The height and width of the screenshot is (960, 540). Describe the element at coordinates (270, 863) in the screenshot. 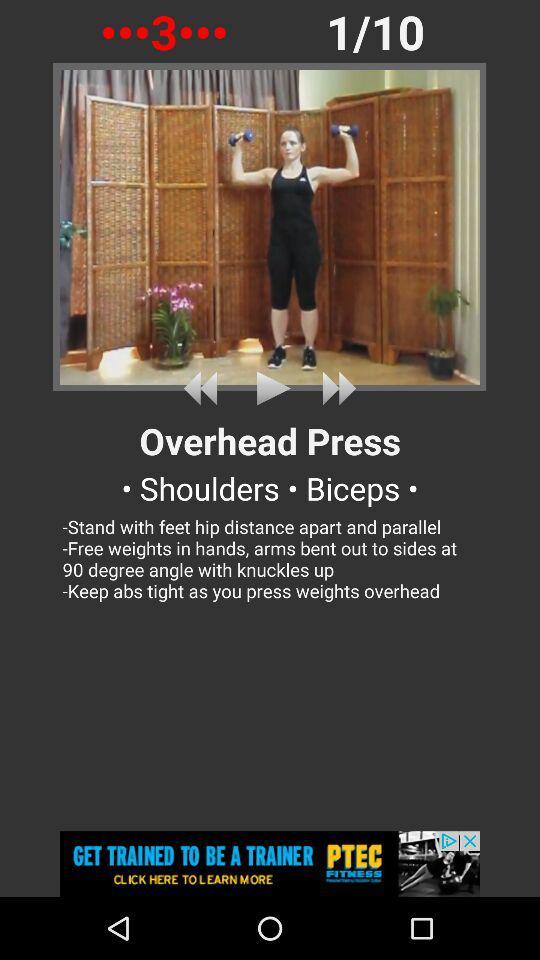

I see `advertisements` at that location.